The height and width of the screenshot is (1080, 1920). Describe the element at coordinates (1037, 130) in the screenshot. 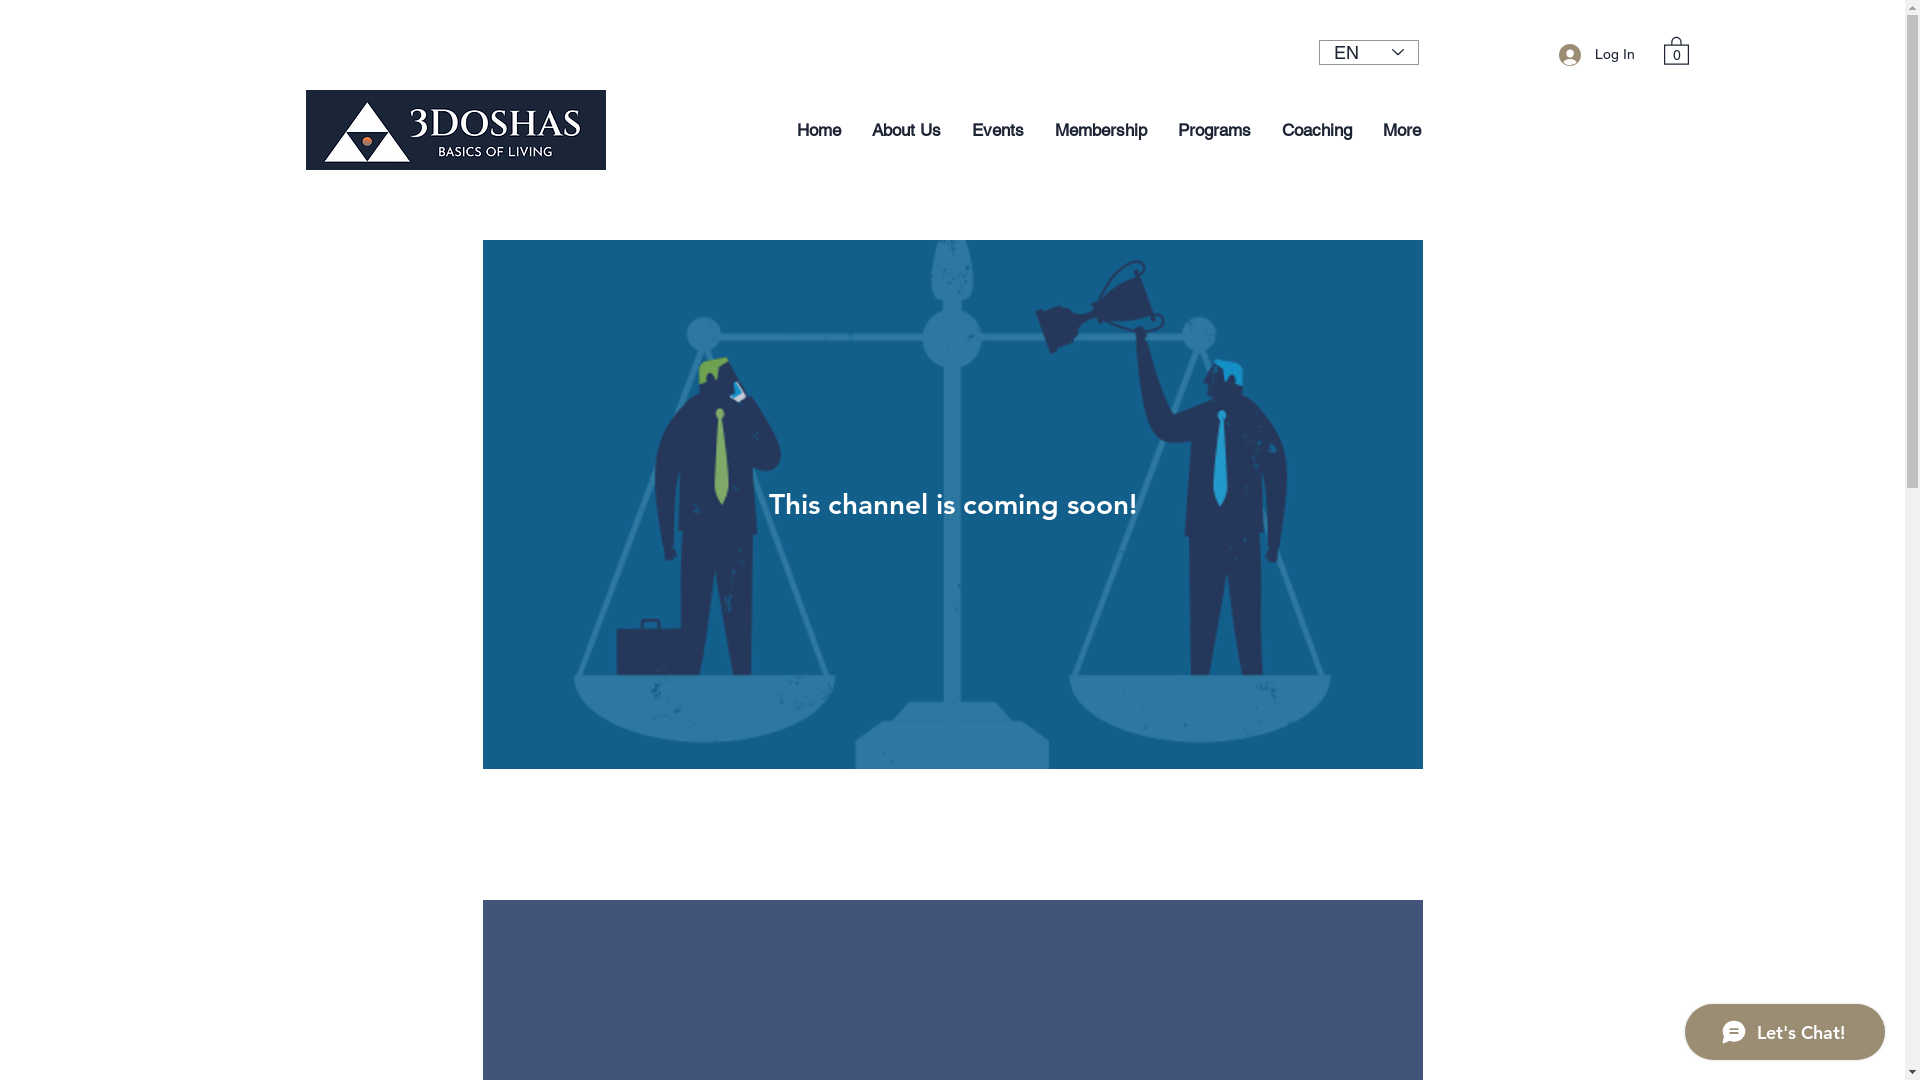

I see `'Membership'` at that location.